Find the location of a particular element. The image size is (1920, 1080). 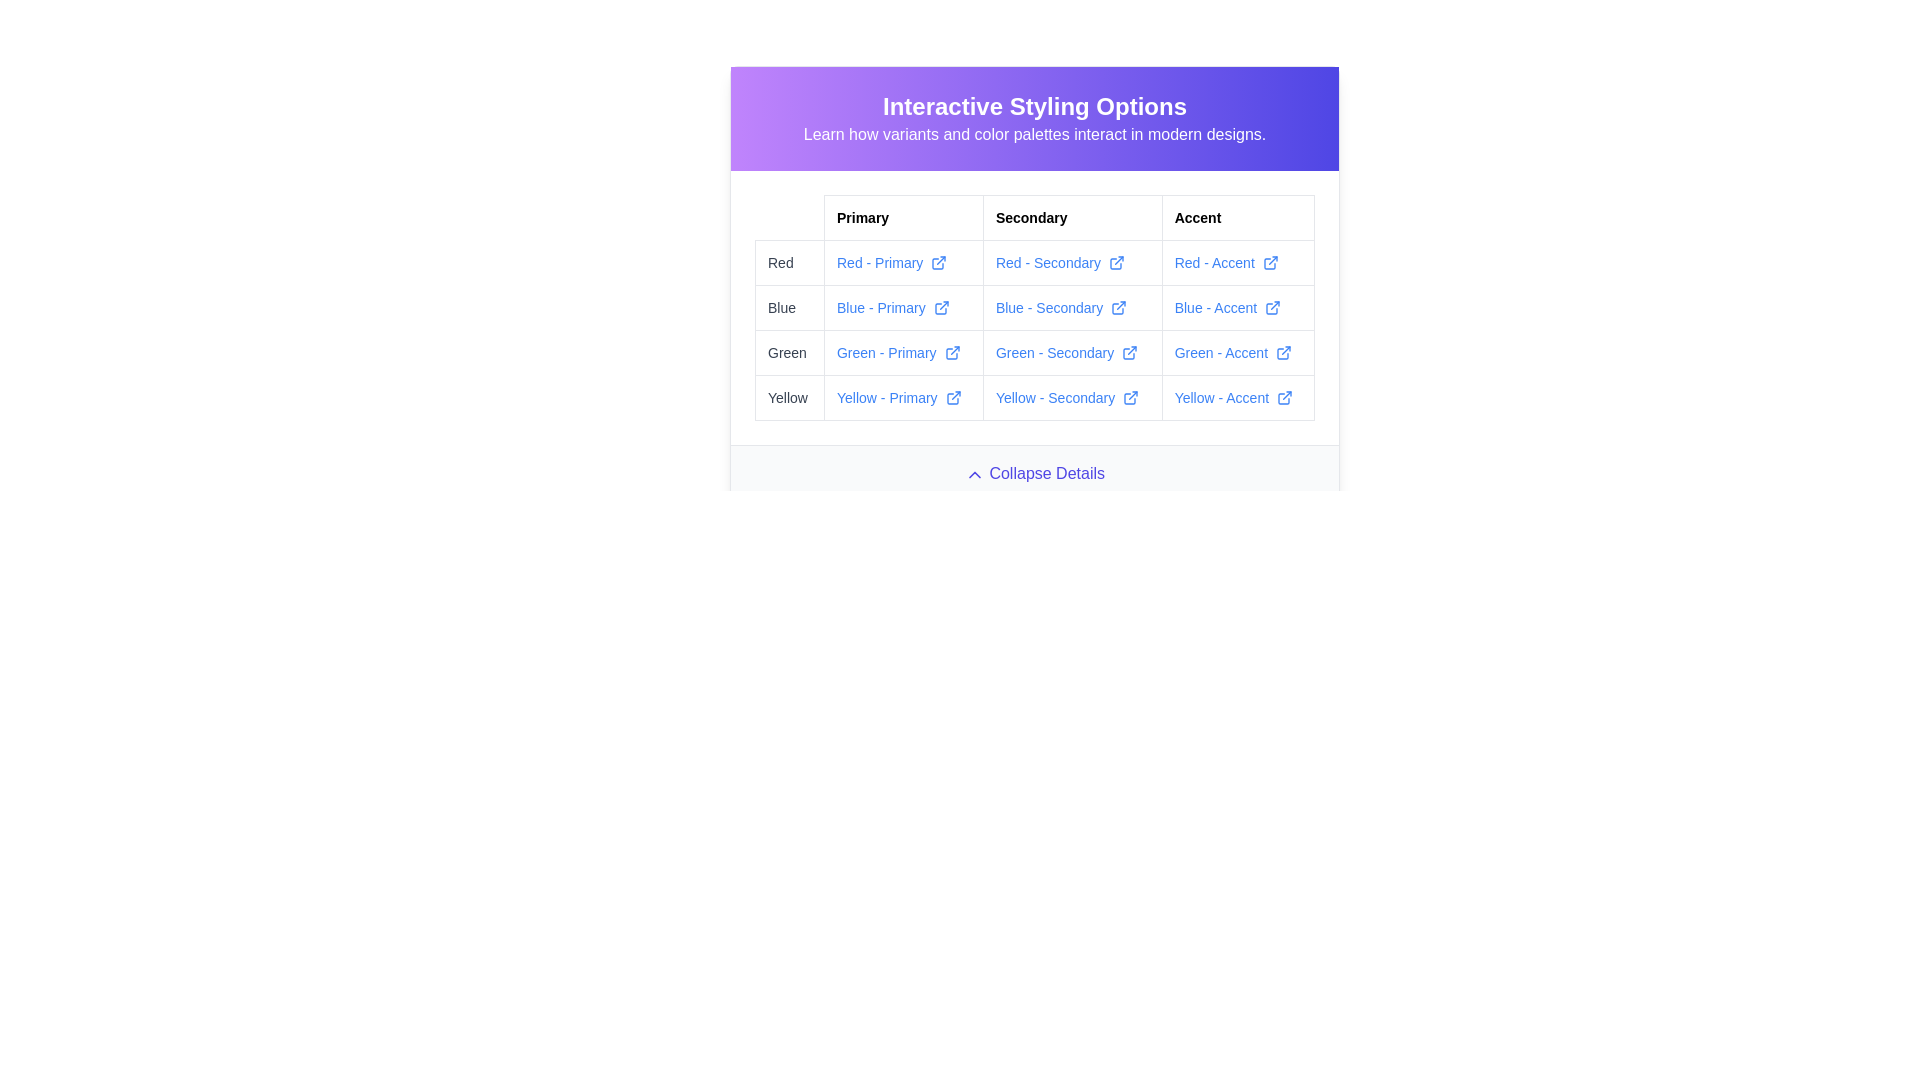

the SVG segment of the external link icon located in the 'Green - Primary' cell of the 'Interactive Styling Options' table is located at coordinates (950, 353).